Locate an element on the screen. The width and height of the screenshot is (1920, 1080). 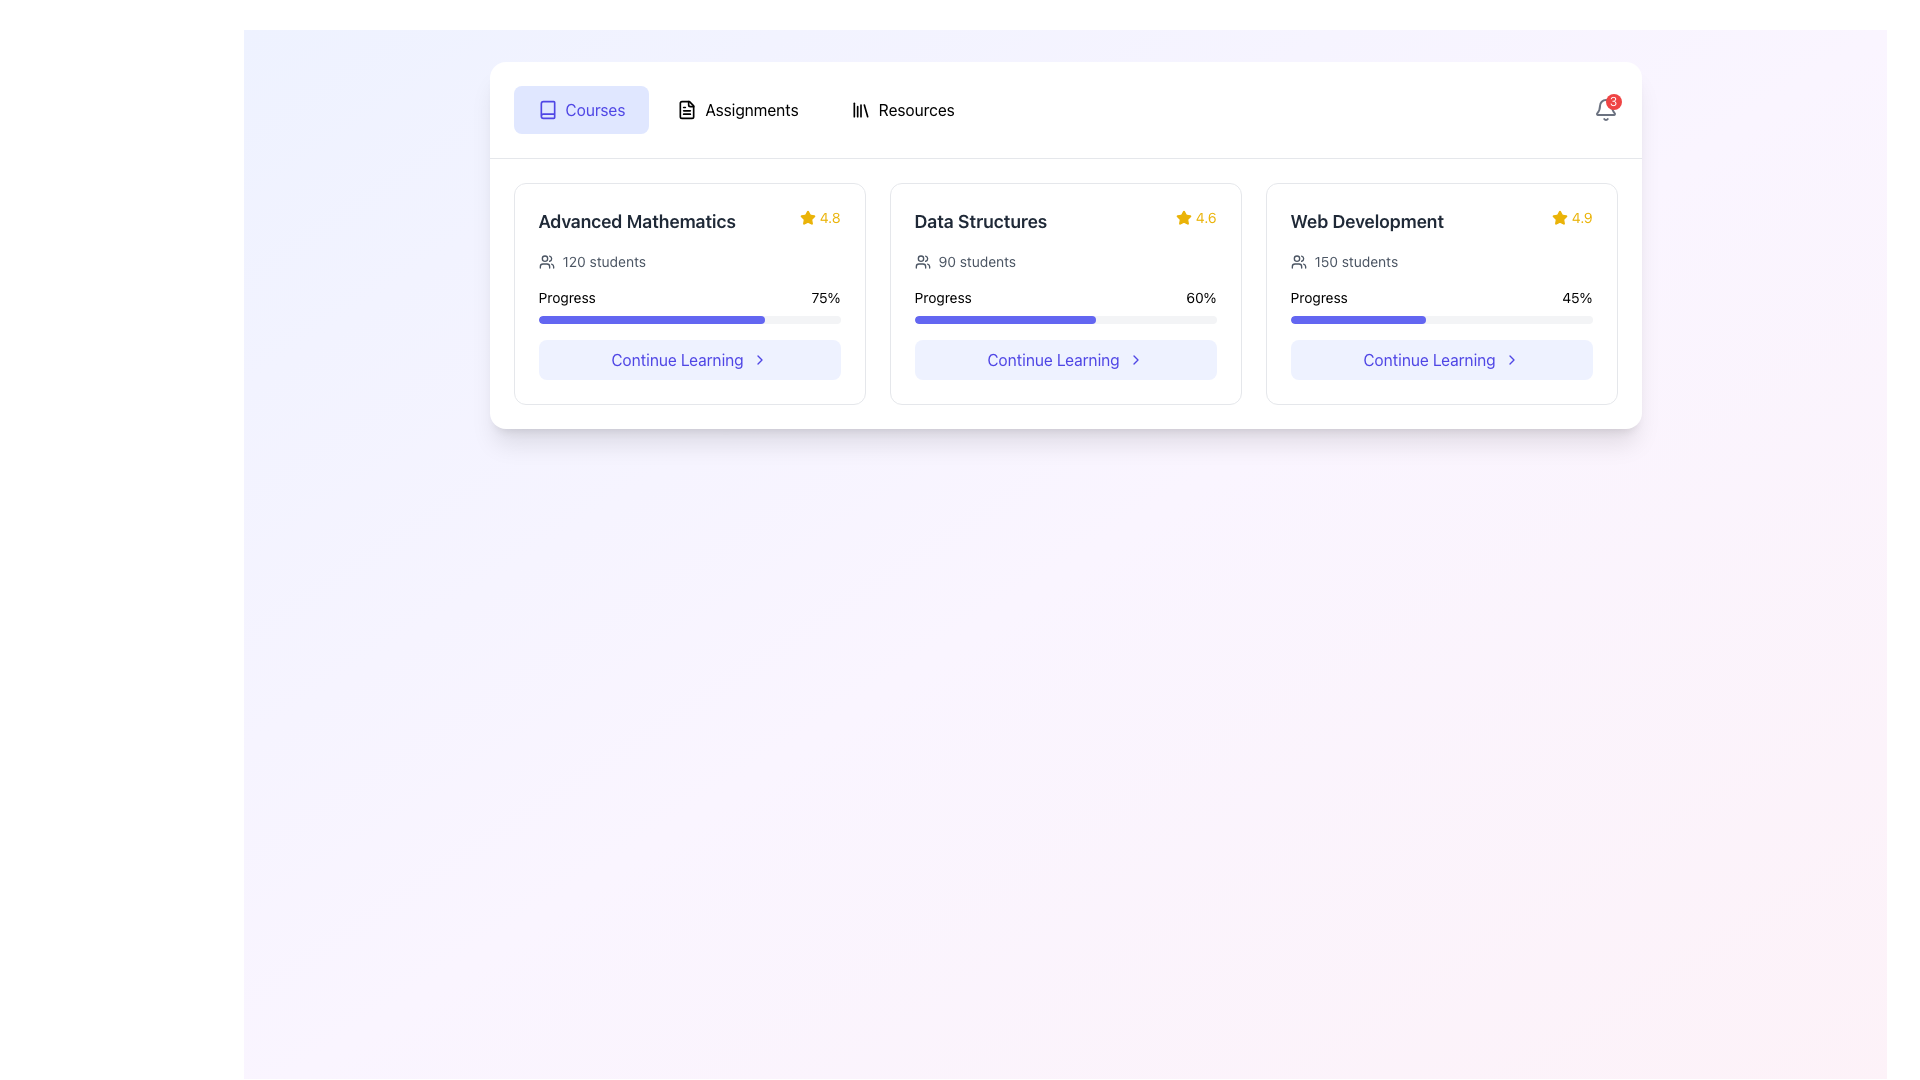
the 'Resources' button in the navigation menu to trigger visual feedback for interaction is located at coordinates (901, 110).